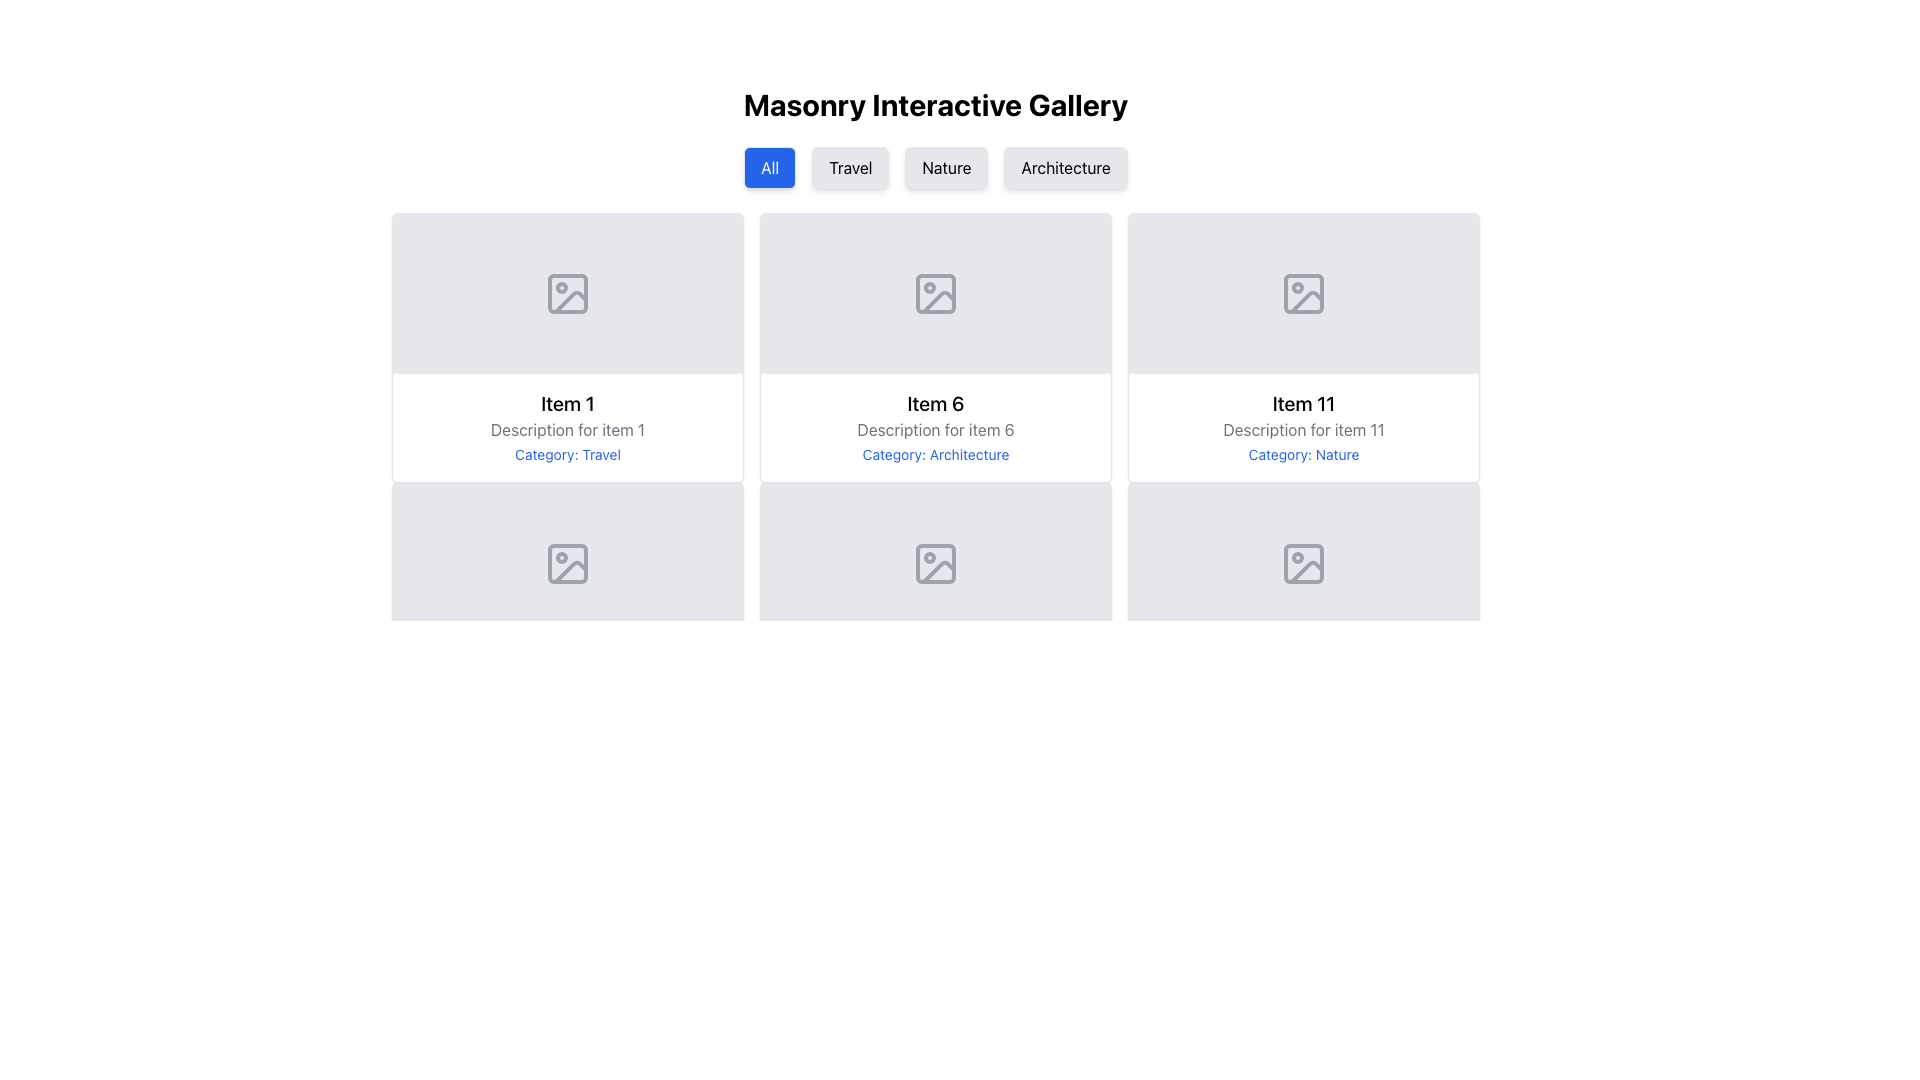 The width and height of the screenshot is (1920, 1080). What do you see at coordinates (566, 427) in the screenshot?
I see `the Information block containing the title 'Item 1', descriptive text 'Description for item 1', and the link 'Category: Travel'` at bounding box center [566, 427].